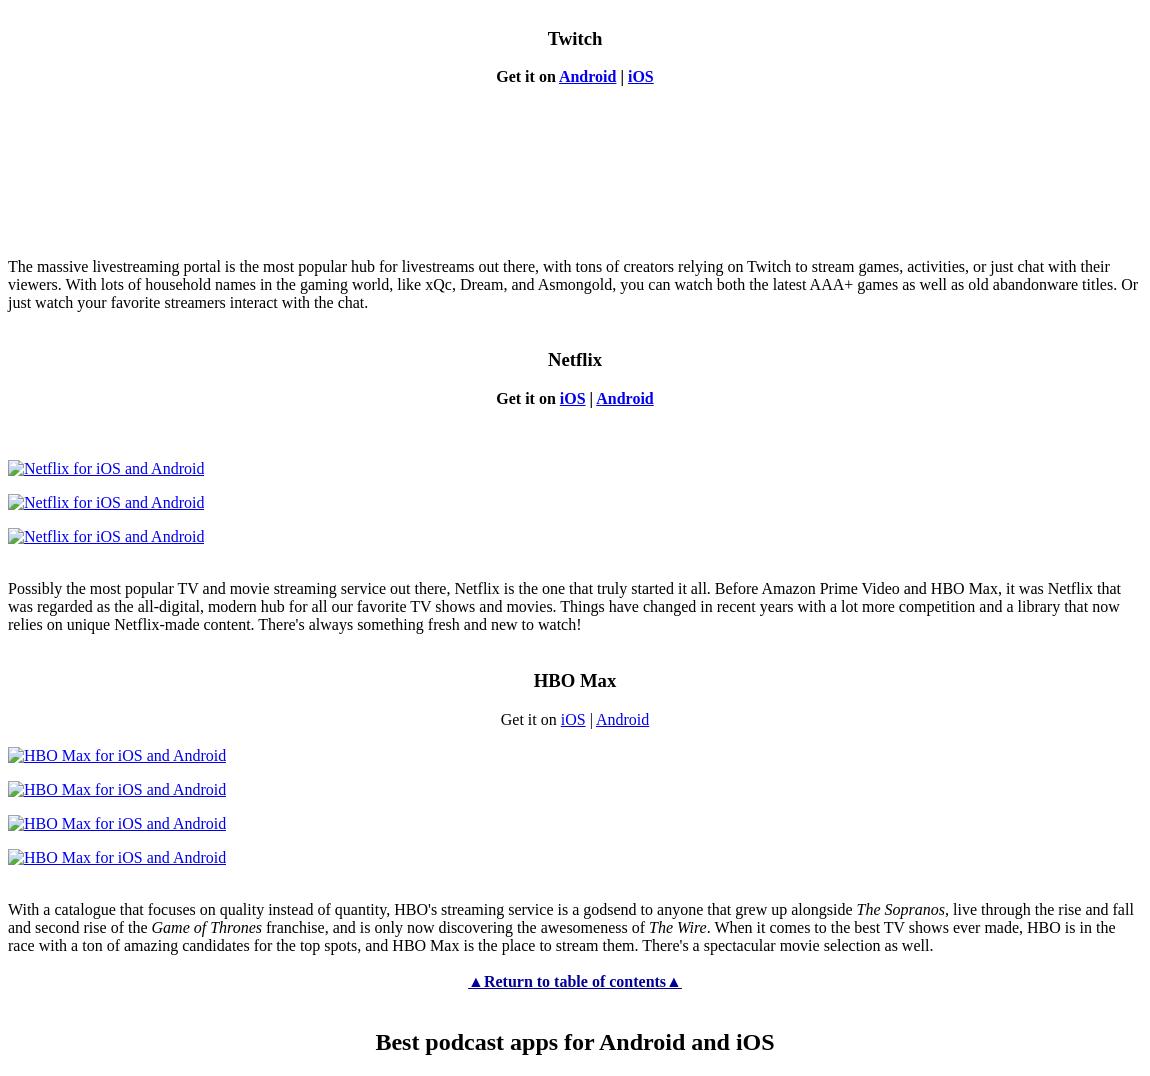 This screenshot has height=1076, width=1150. What do you see at coordinates (570, 917) in the screenshot?
I see `', live through the rise and fall and second rise of the'` at bounding box center [570, 917].